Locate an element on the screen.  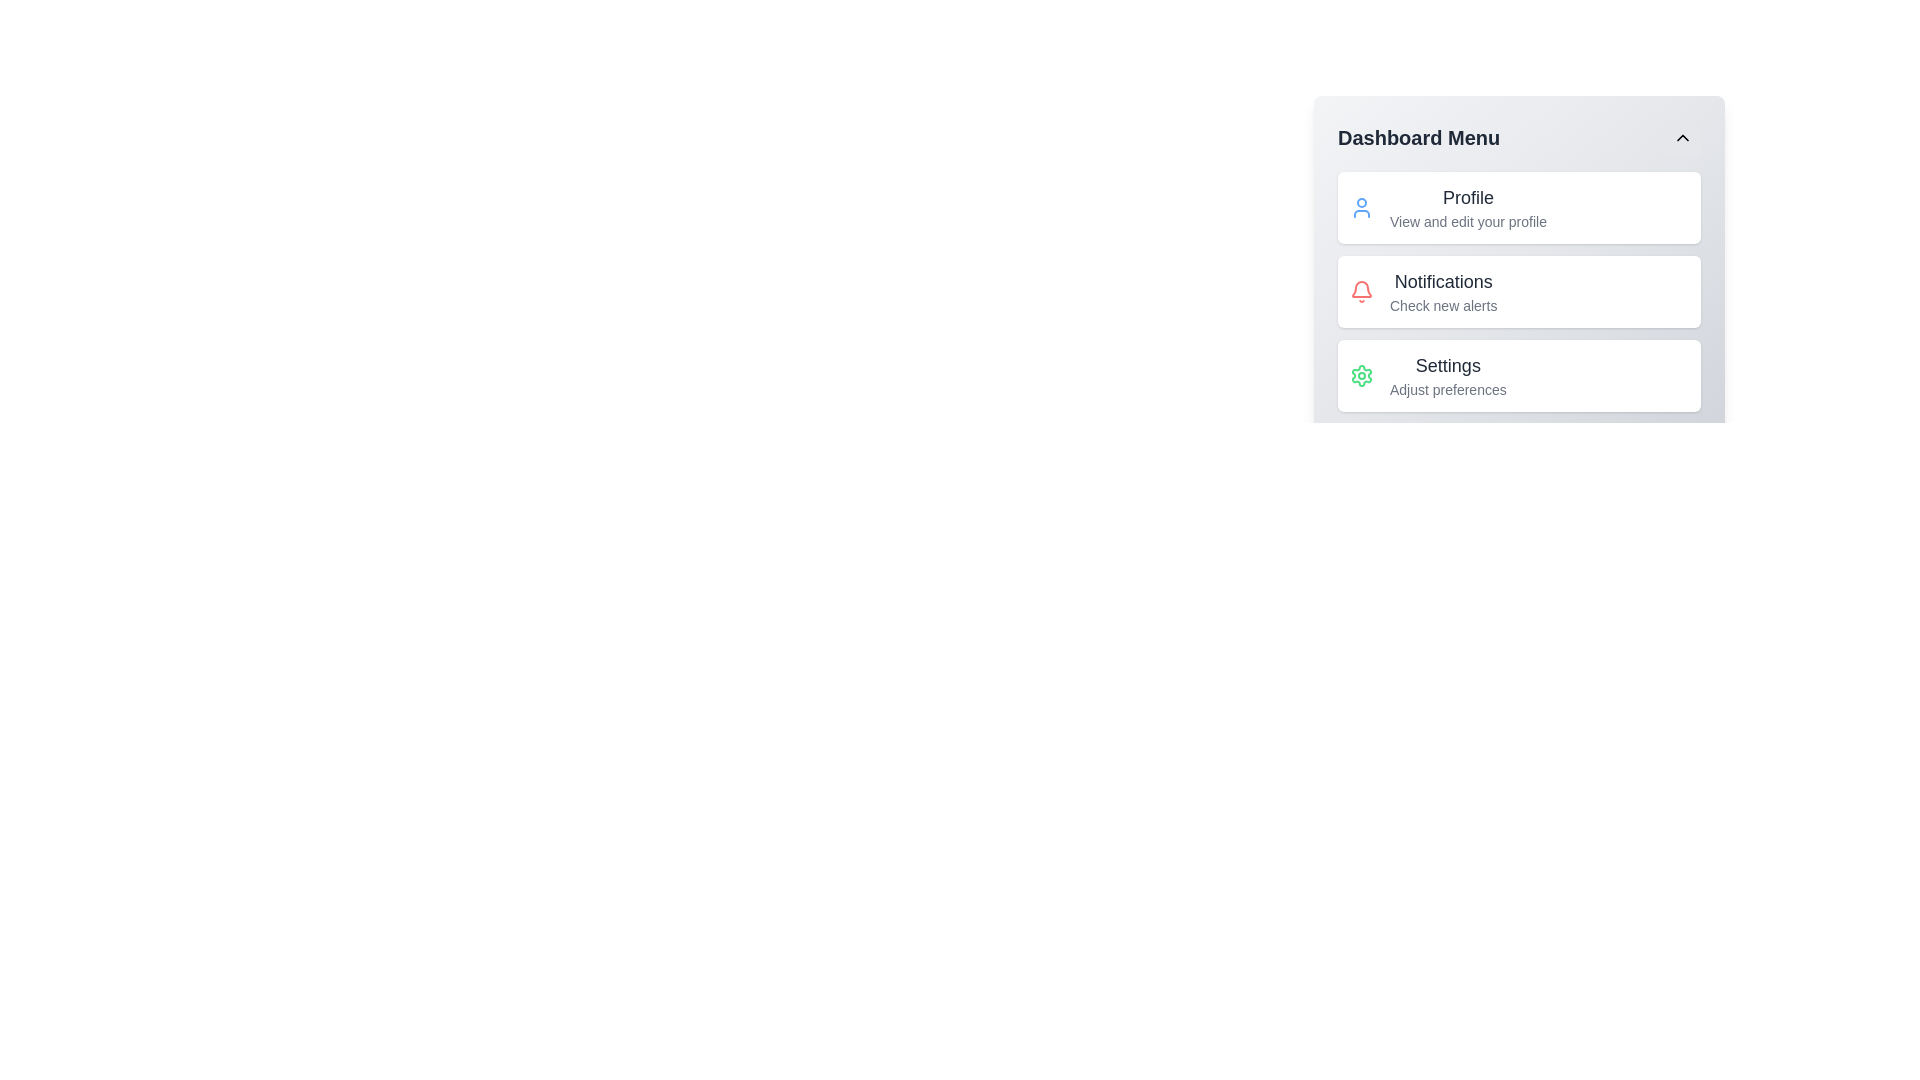
the menu item labeled Notifications to view its tooltip is located at coordinates (1444, 292).